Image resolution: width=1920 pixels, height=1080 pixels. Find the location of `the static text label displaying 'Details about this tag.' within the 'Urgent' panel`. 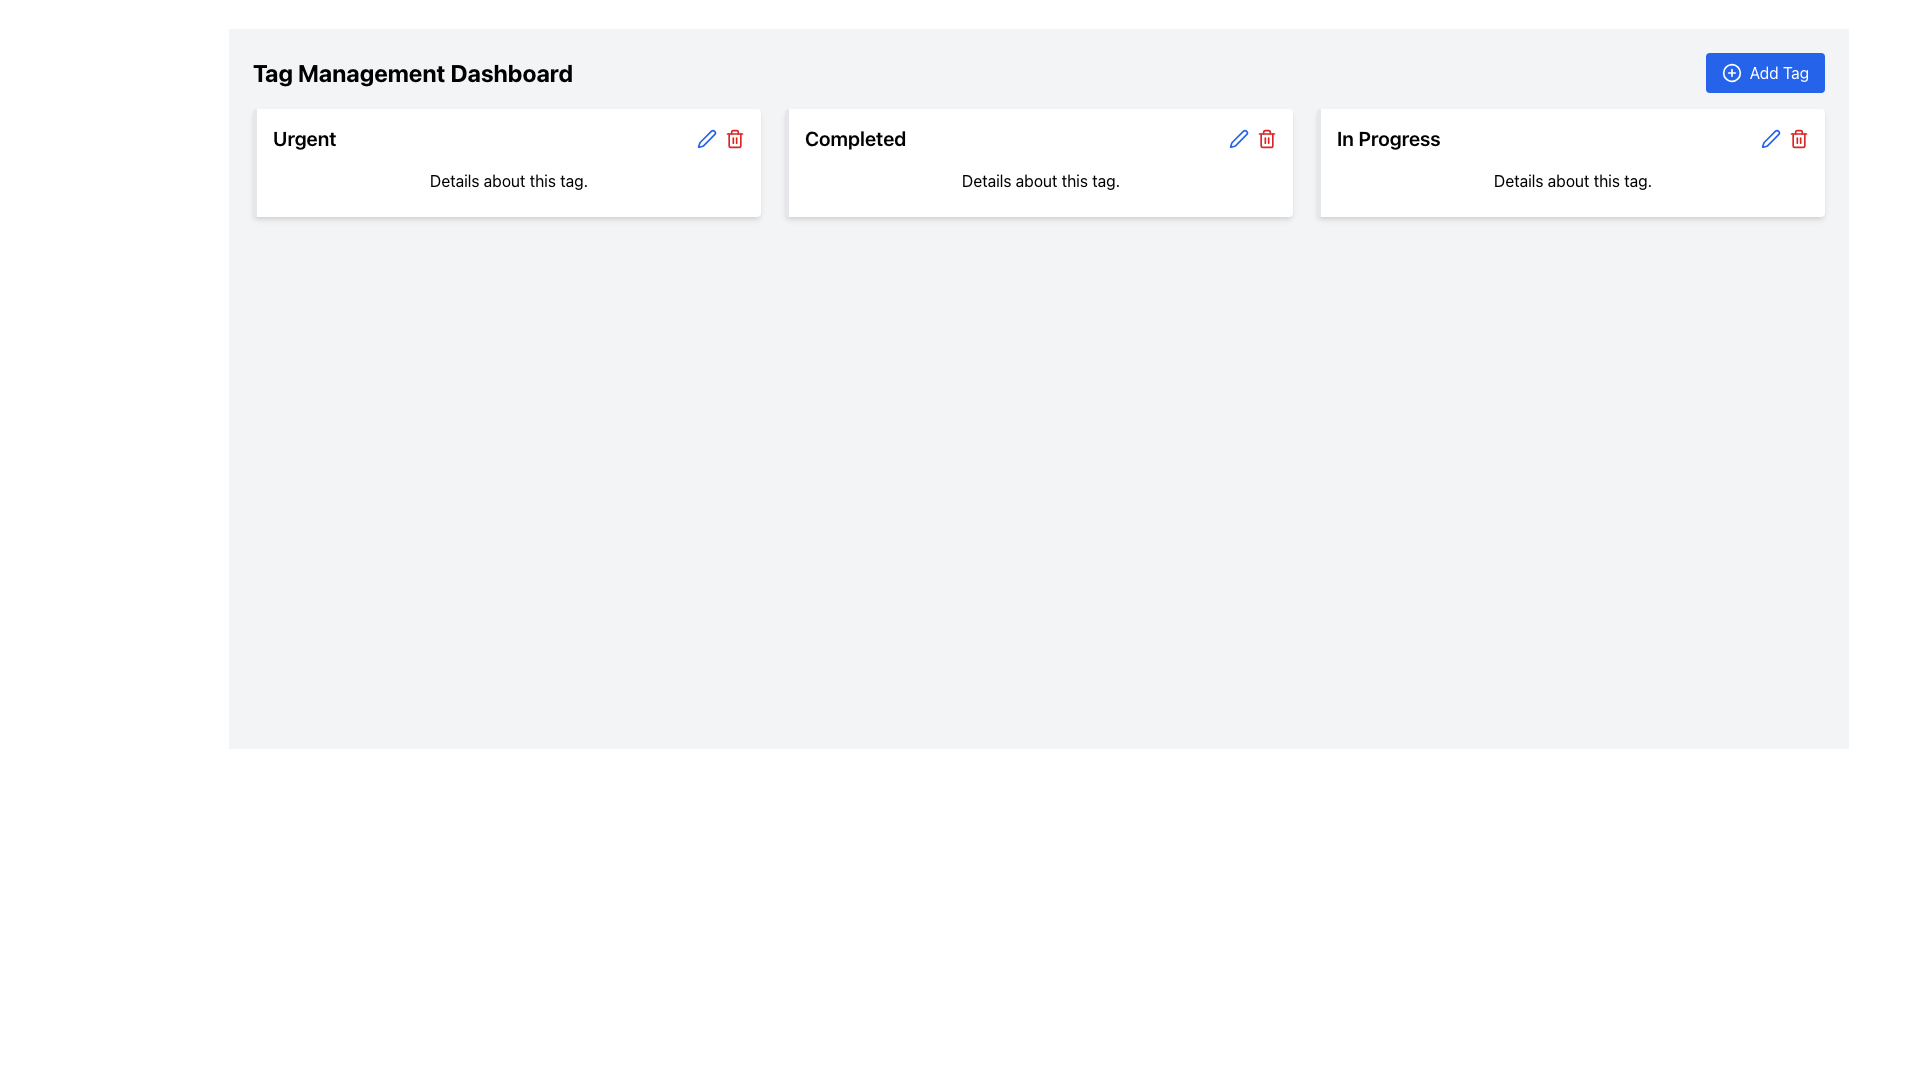

the static text label displaying 'Details about this tag.' within the 'Urgent' panel is located at coordinates (508, 181).